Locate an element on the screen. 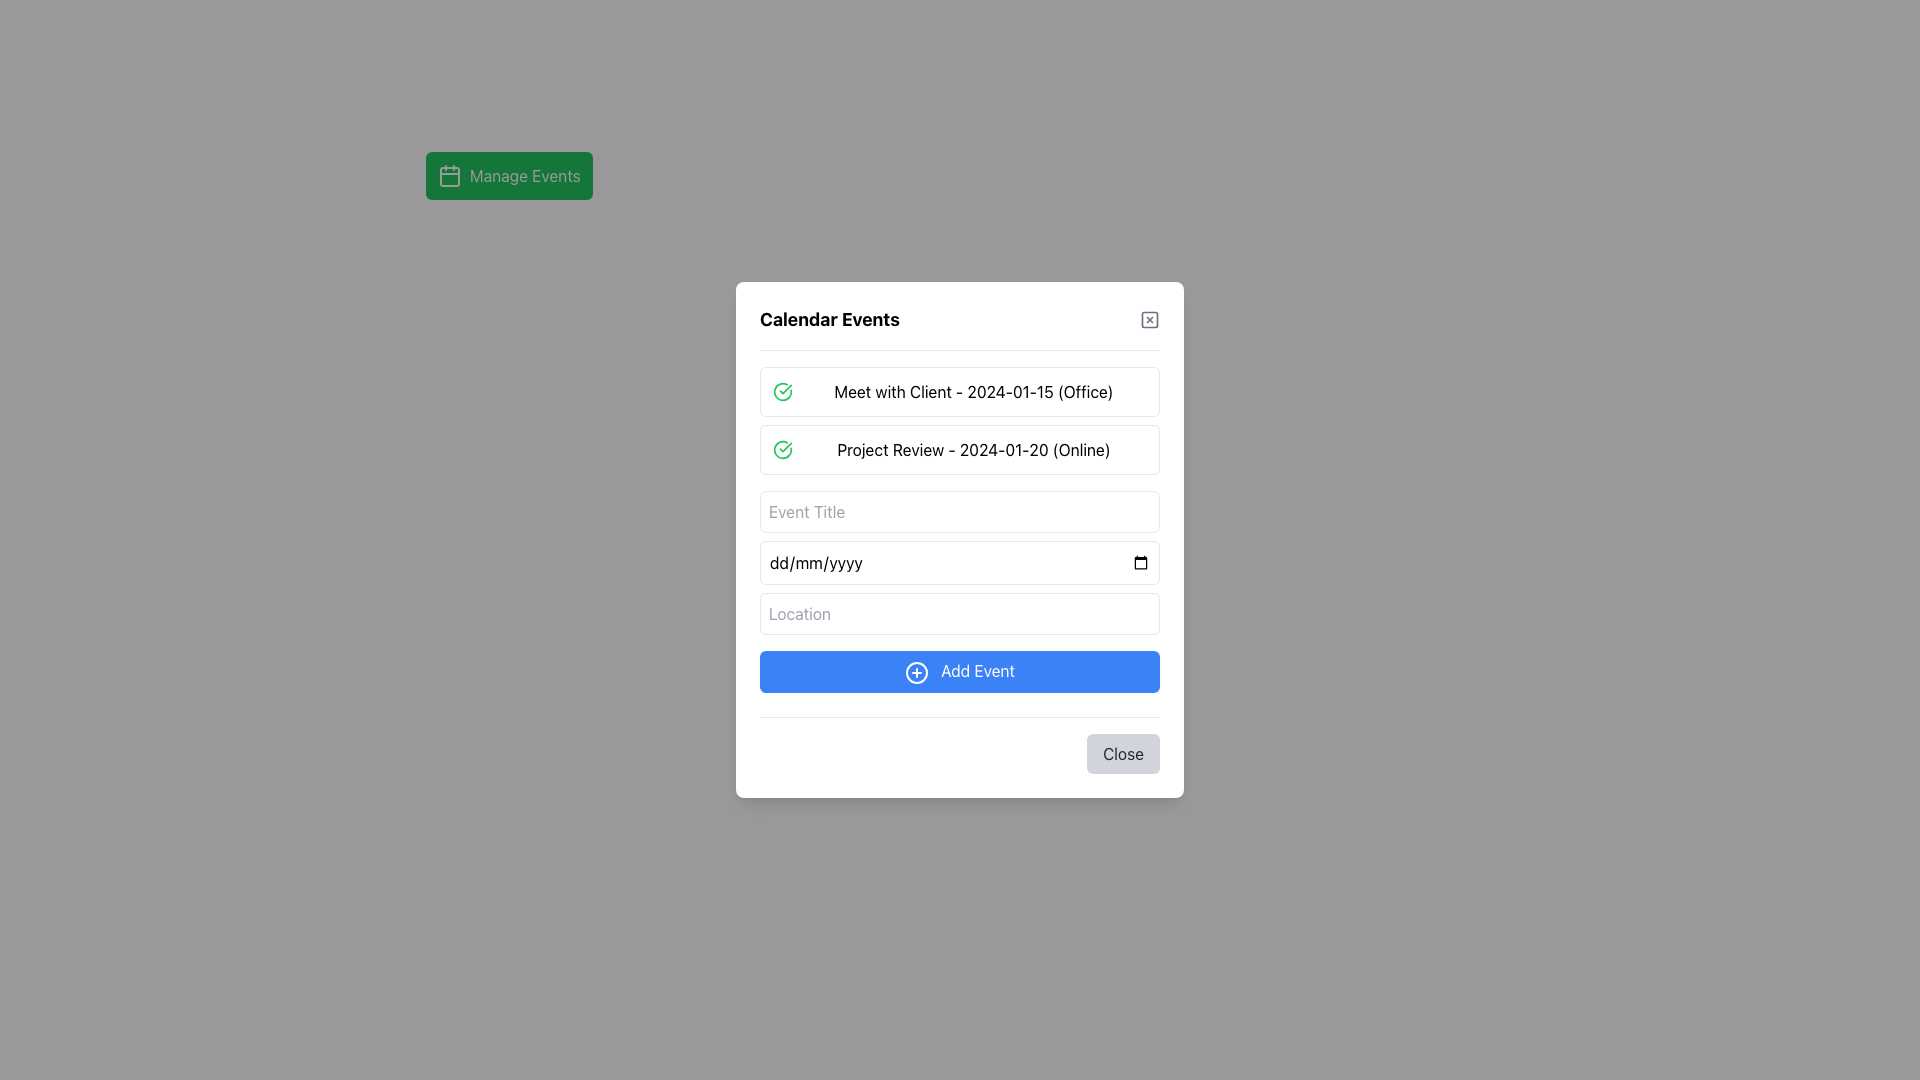 Image resolution: width=1920 pixels, height=1080 pixels. the green circular check mark icon that signifies a completed or confirmed status, located to the left of the text 'Meet with Client - 2024-01-15 (Office)' in the 'Calendar Events' dialog is located at coordinates (781, 392).